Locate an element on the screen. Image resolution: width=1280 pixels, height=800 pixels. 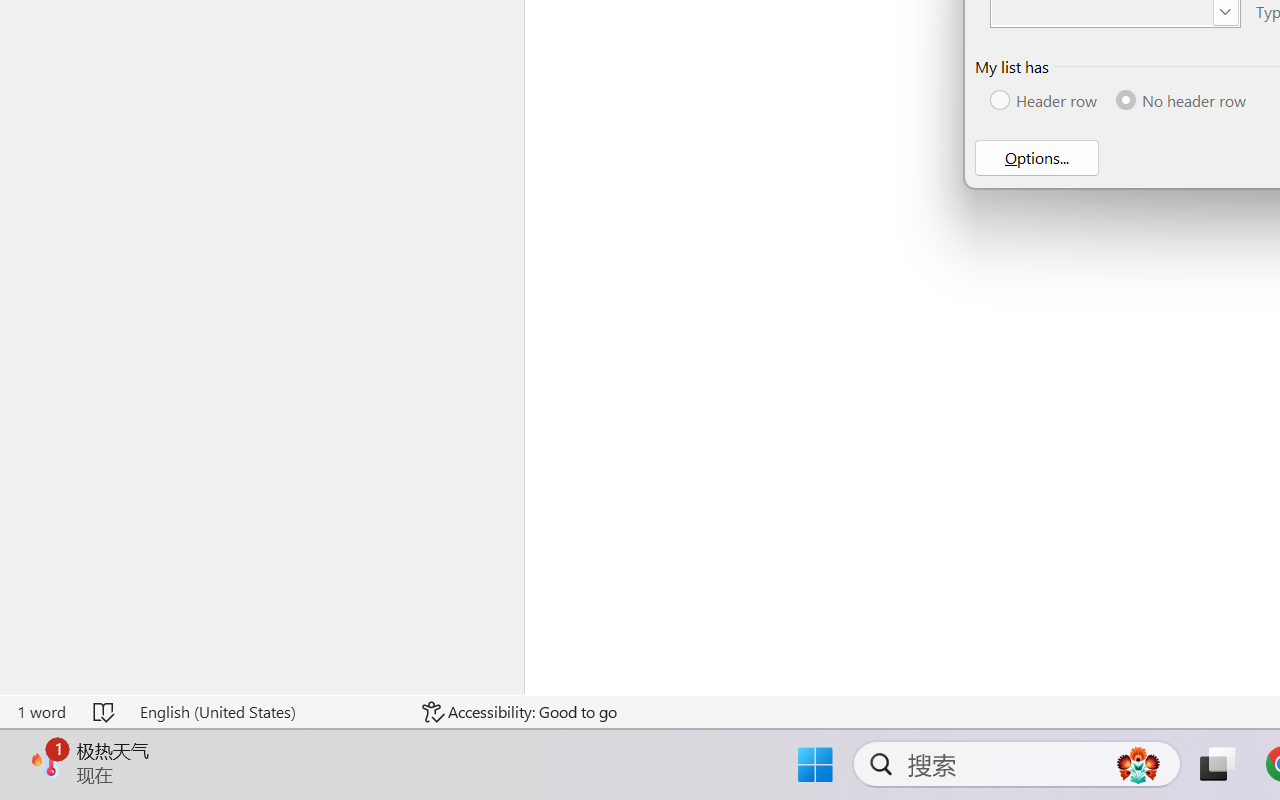
'No header row' is located at coordinates (1183, 100).